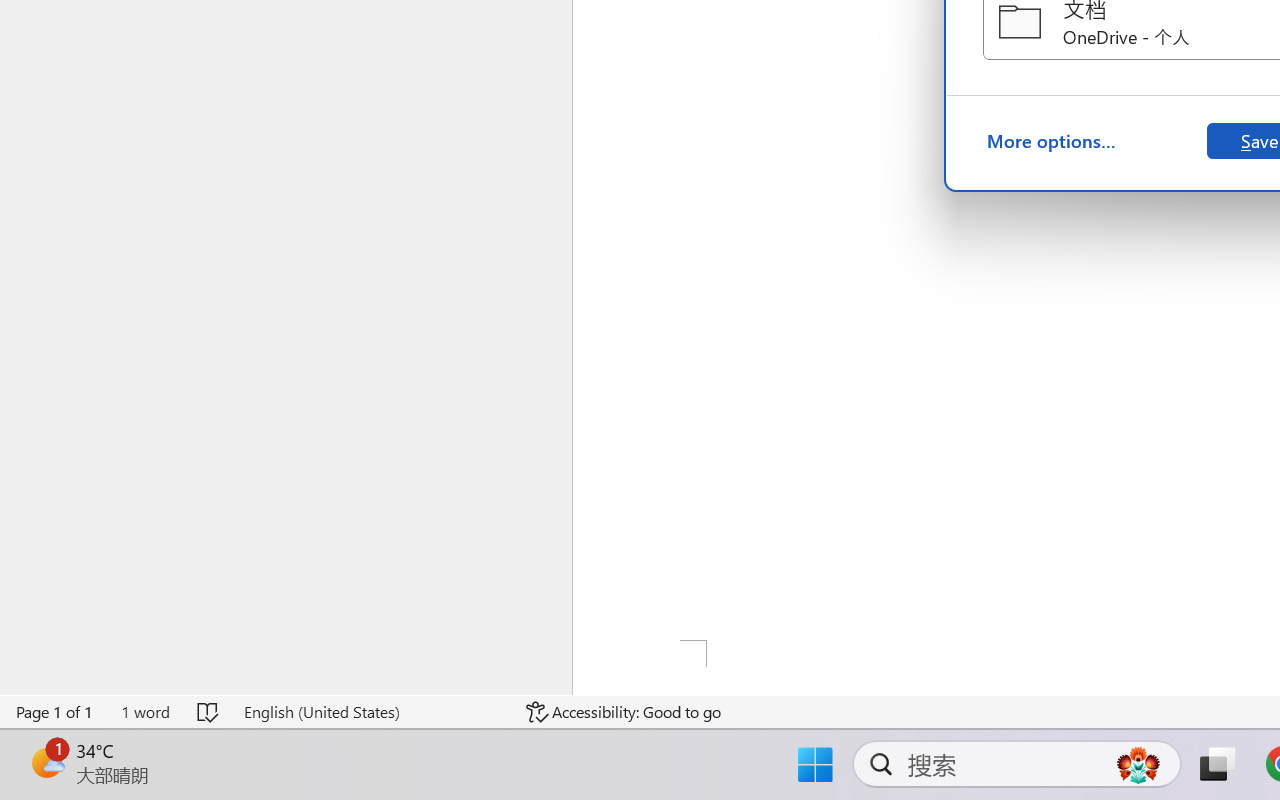 The image size is (1280, 800). I want to click on 'AutomationID: DynamicSearchBoxGleamImage', so click(1138, 764).